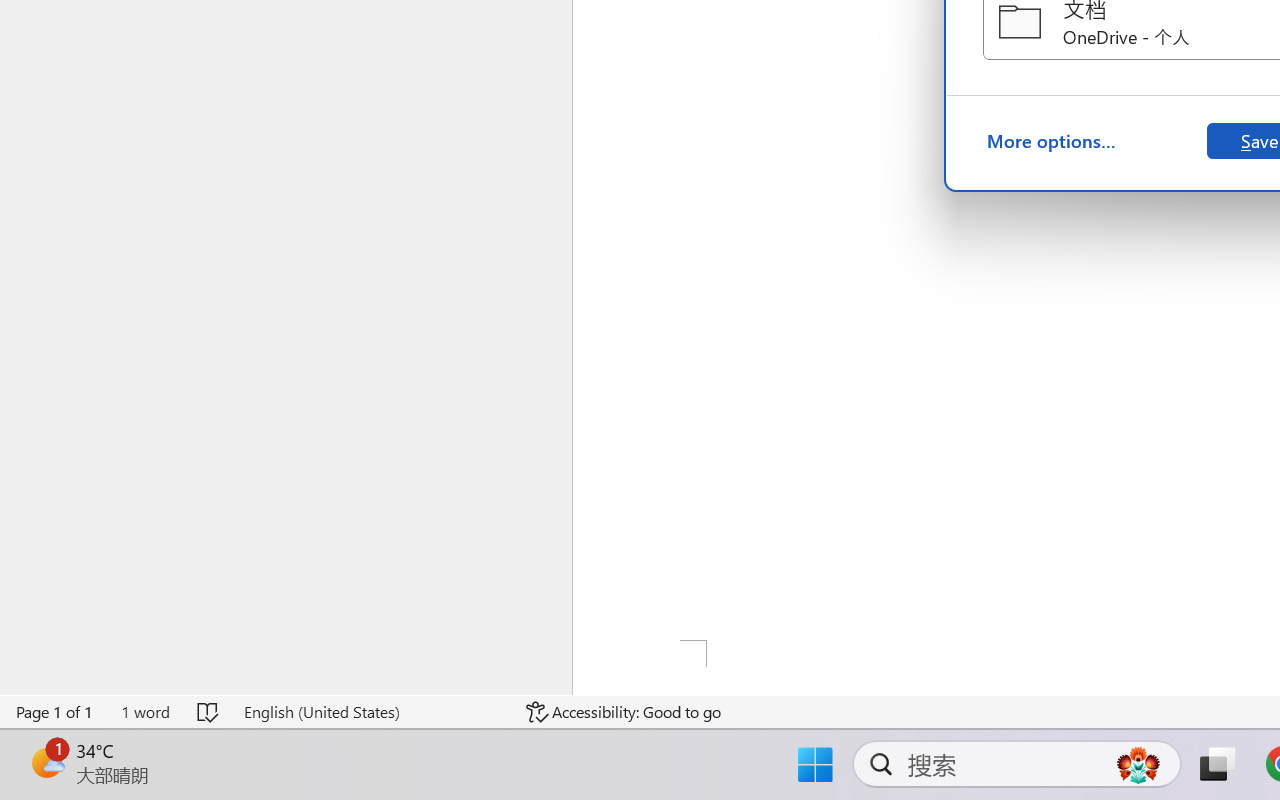 The image size is (1280, 800). I want to click on 'AutomationID: DynamicSearchBoxGleamImage', so click(1138, 764).